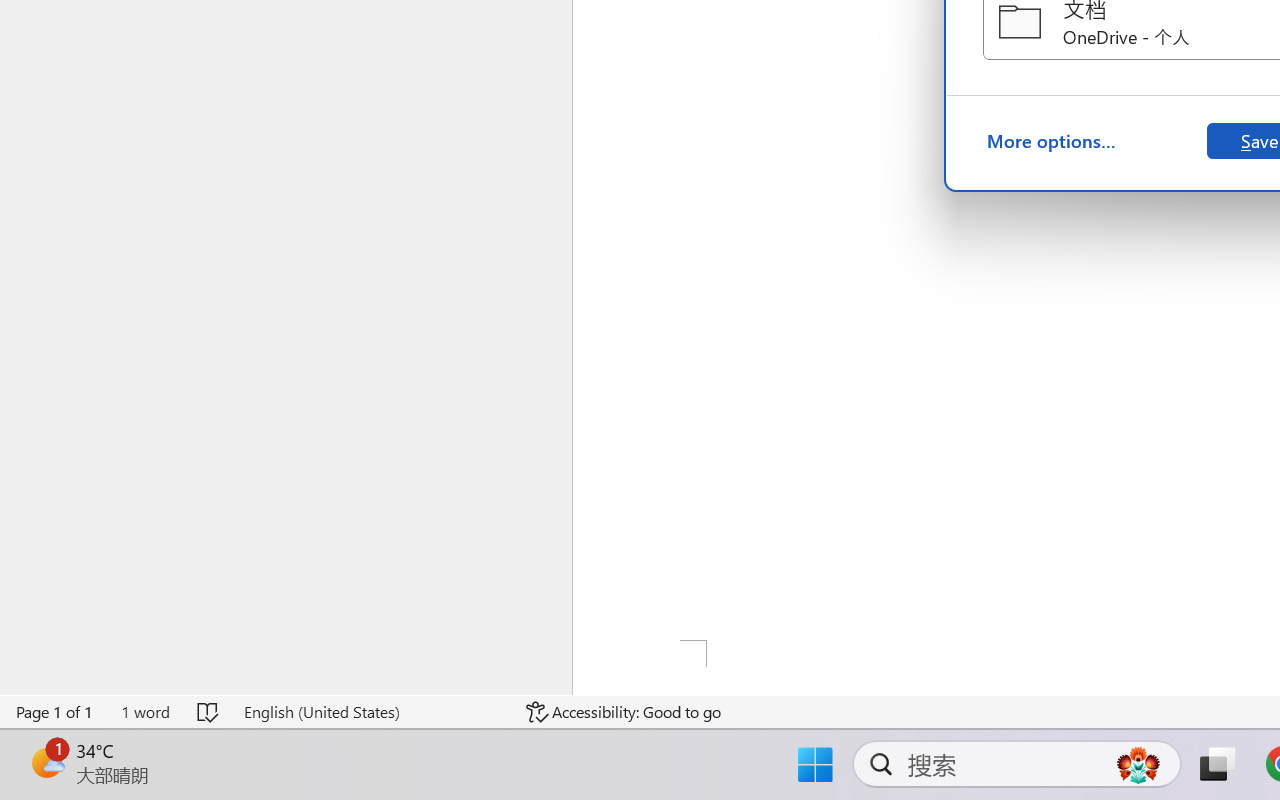 The image size is (1280, 800). I want to click on 'AutomationID: DynamicSearchBoxGleamImage', so click(1138, 764).